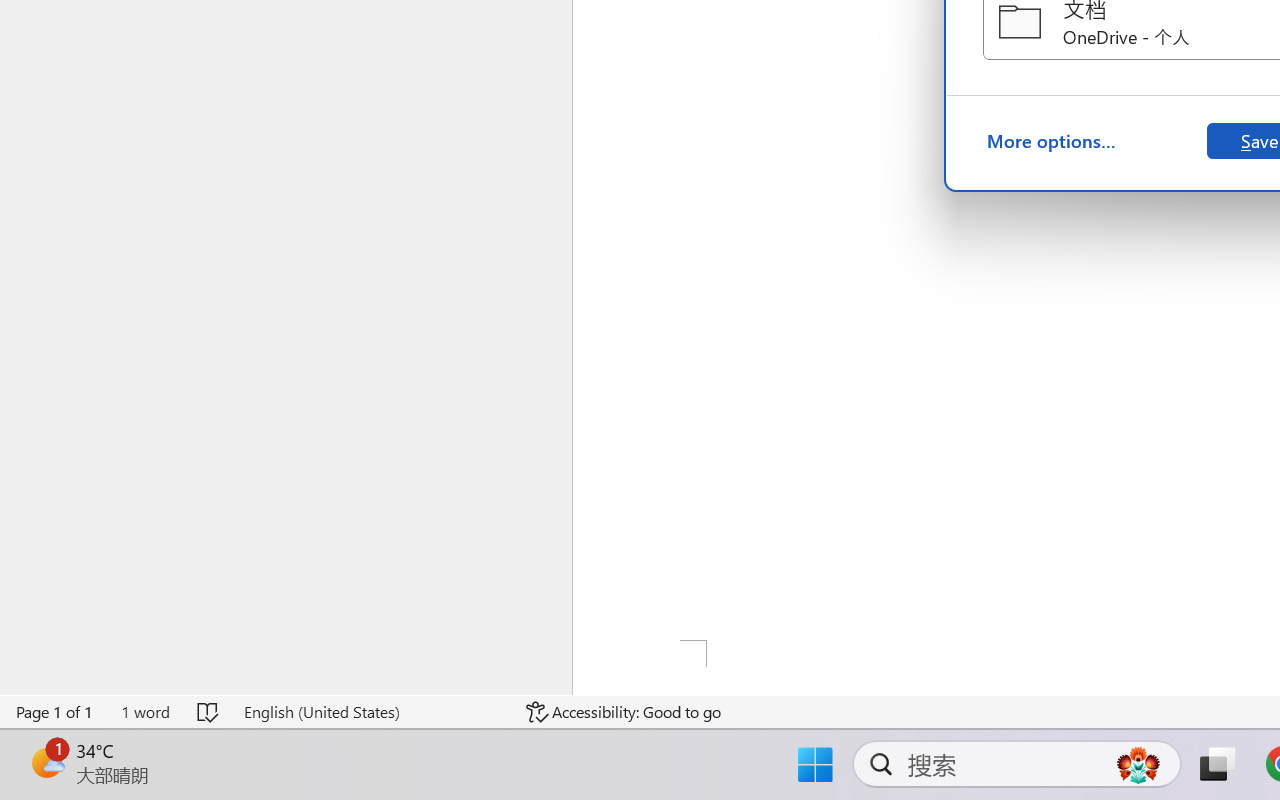 The image size is (1280, 800). I want to click on 'AutomationID: DynamicSearchBoxGleamImage', so click(1138, 764).